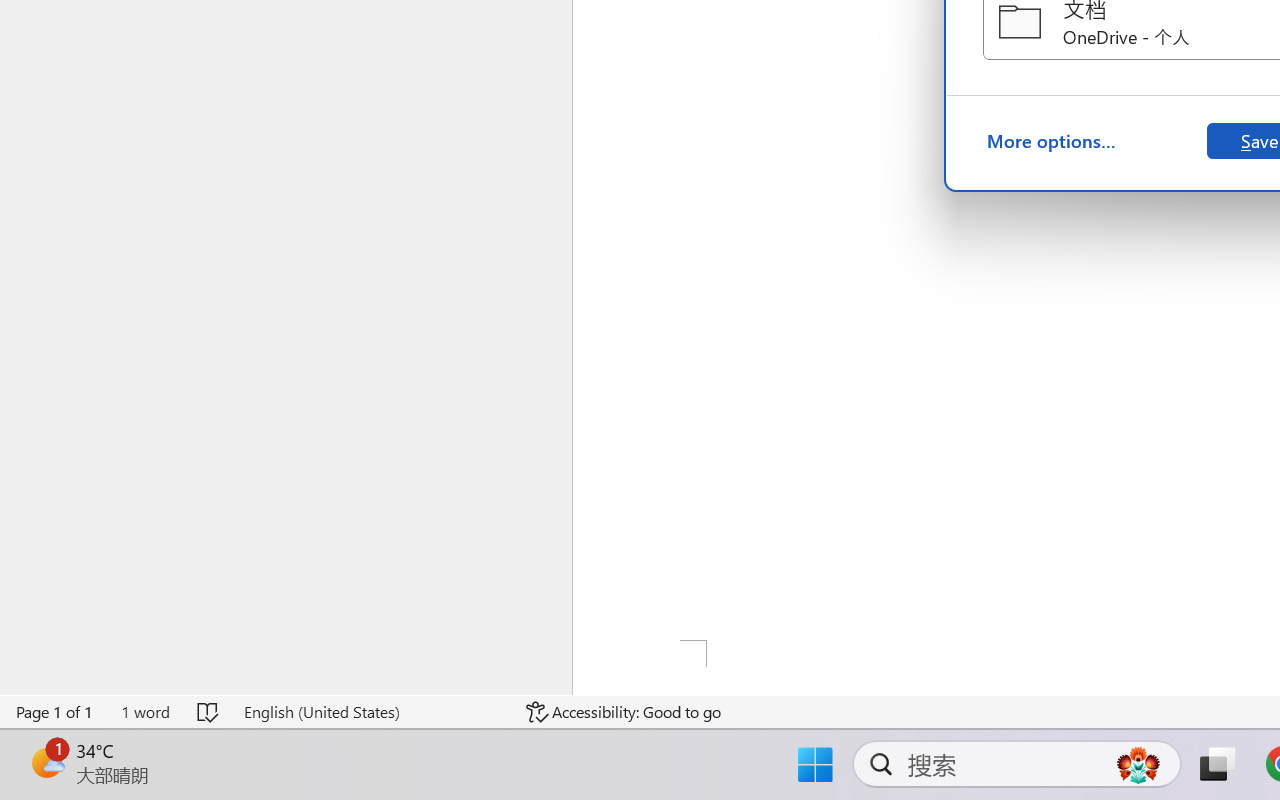 The image size is (1280, 800). I want to click on 'AutomationID: DynamicSearchBoxGleamImage', so click(1138, 764).